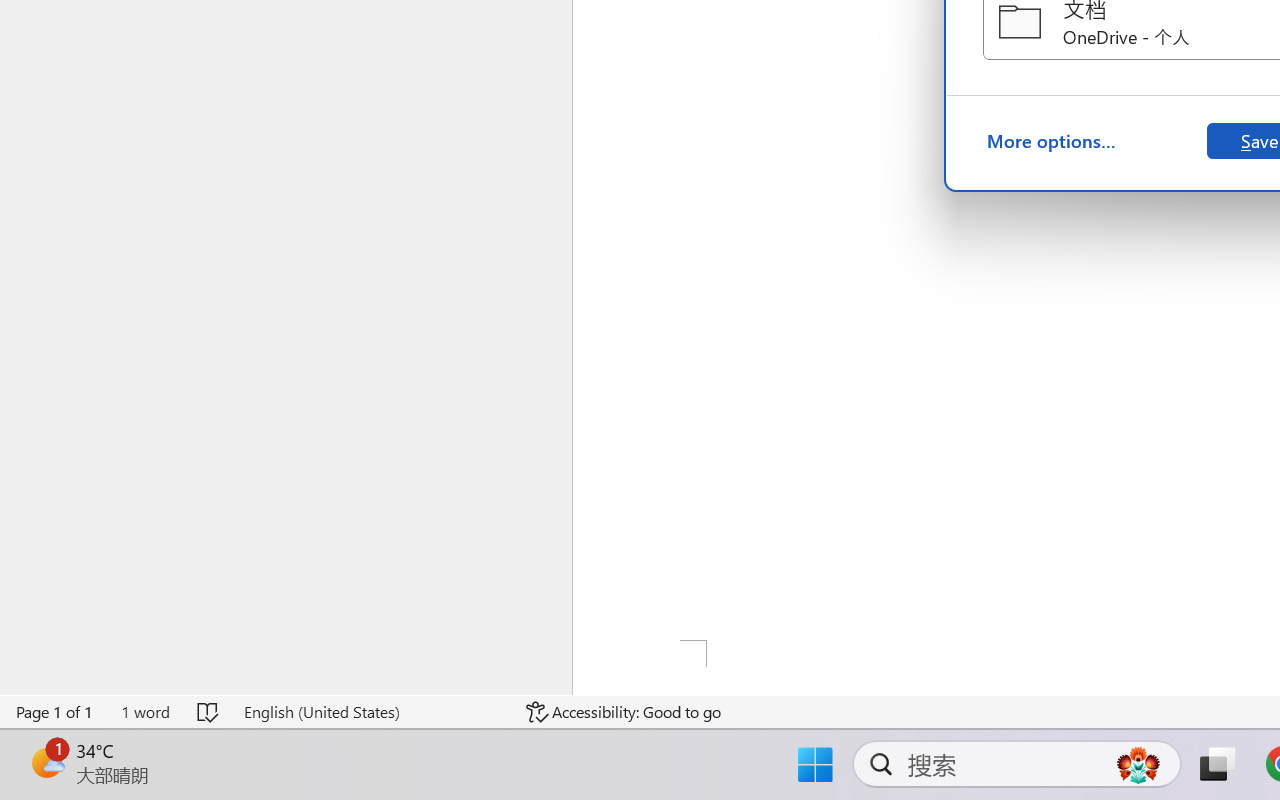 The image size is (1280, 800). I want to click on 'AutomationID: DynamicSearchBoxGleamImage', so click(1138, 764).